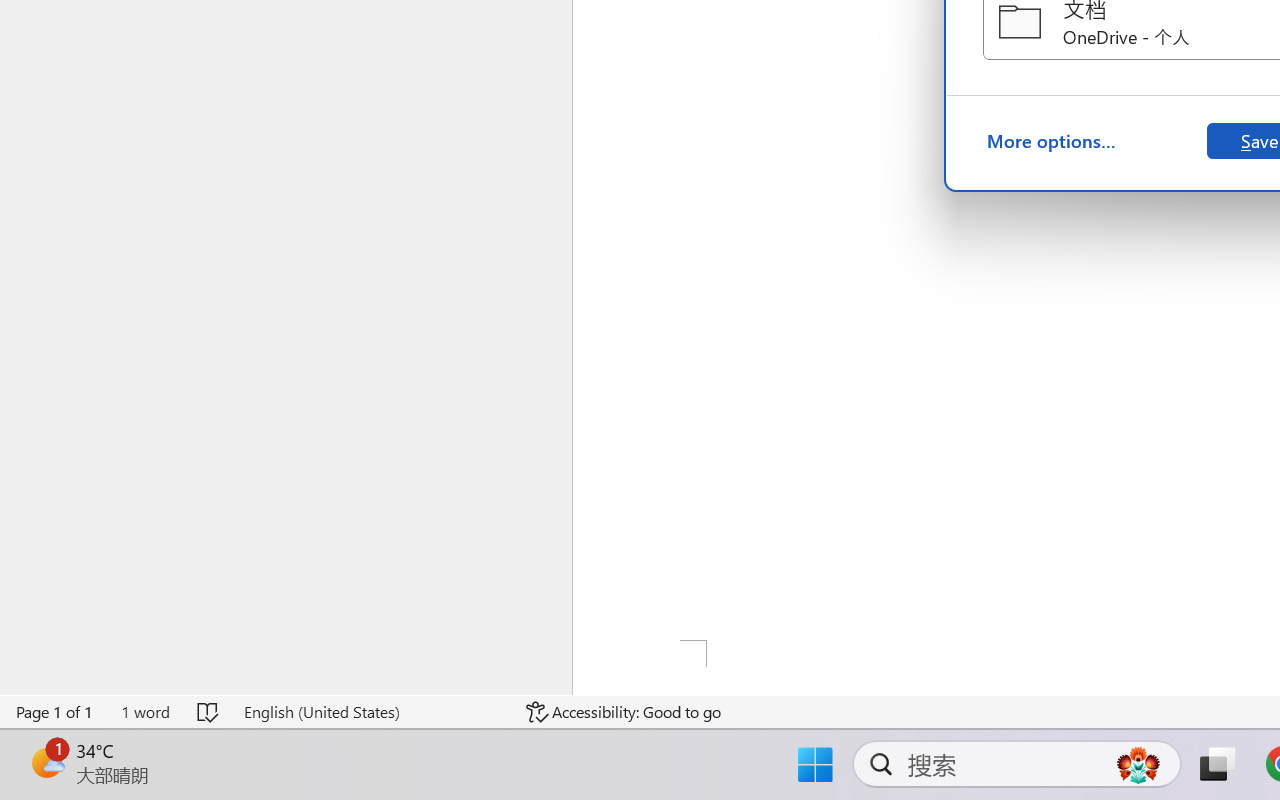 The image size is (1280, 800). I want to click on 'AutomationID: DynamicSearchBoxGleamImage', so click(1138, 764).